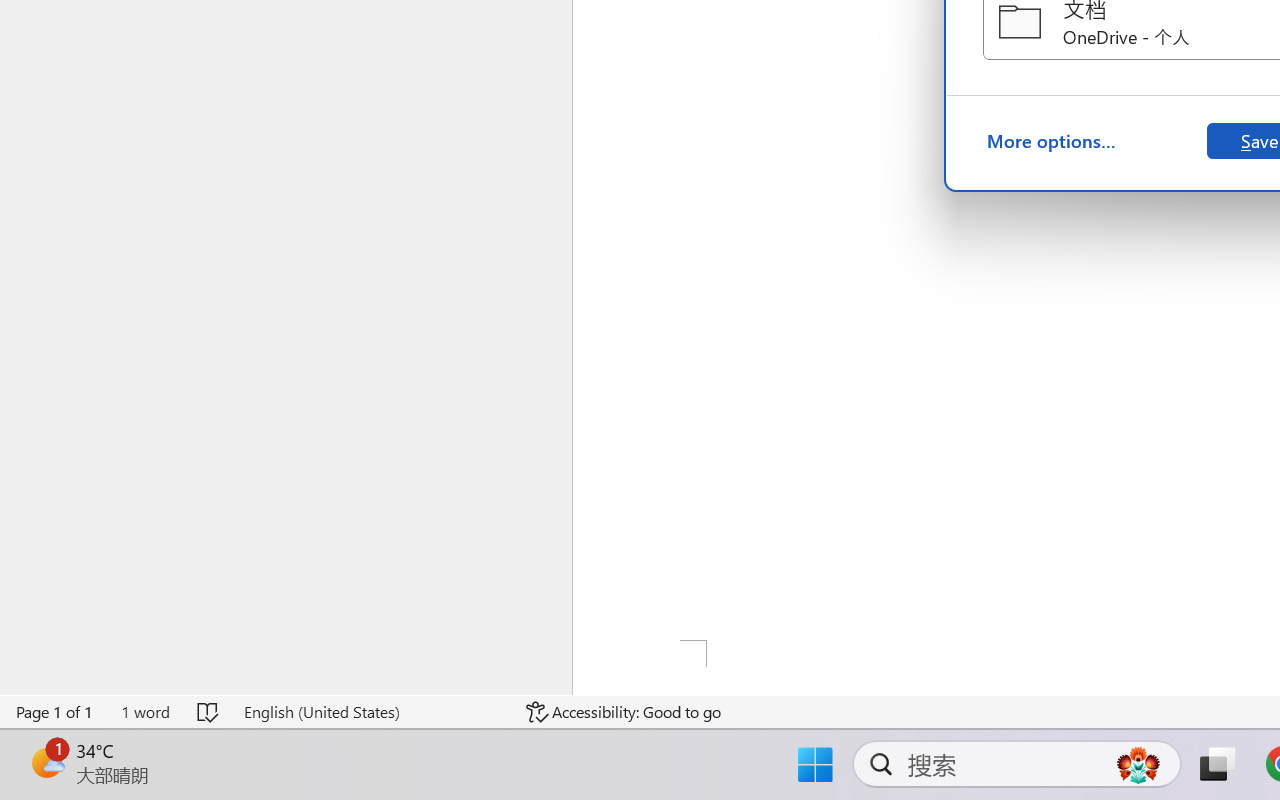 The image size is (1280, 800). I want to click on 'AutomationID: DynamicSearchBoxGleamImage', so click(1138, 764).